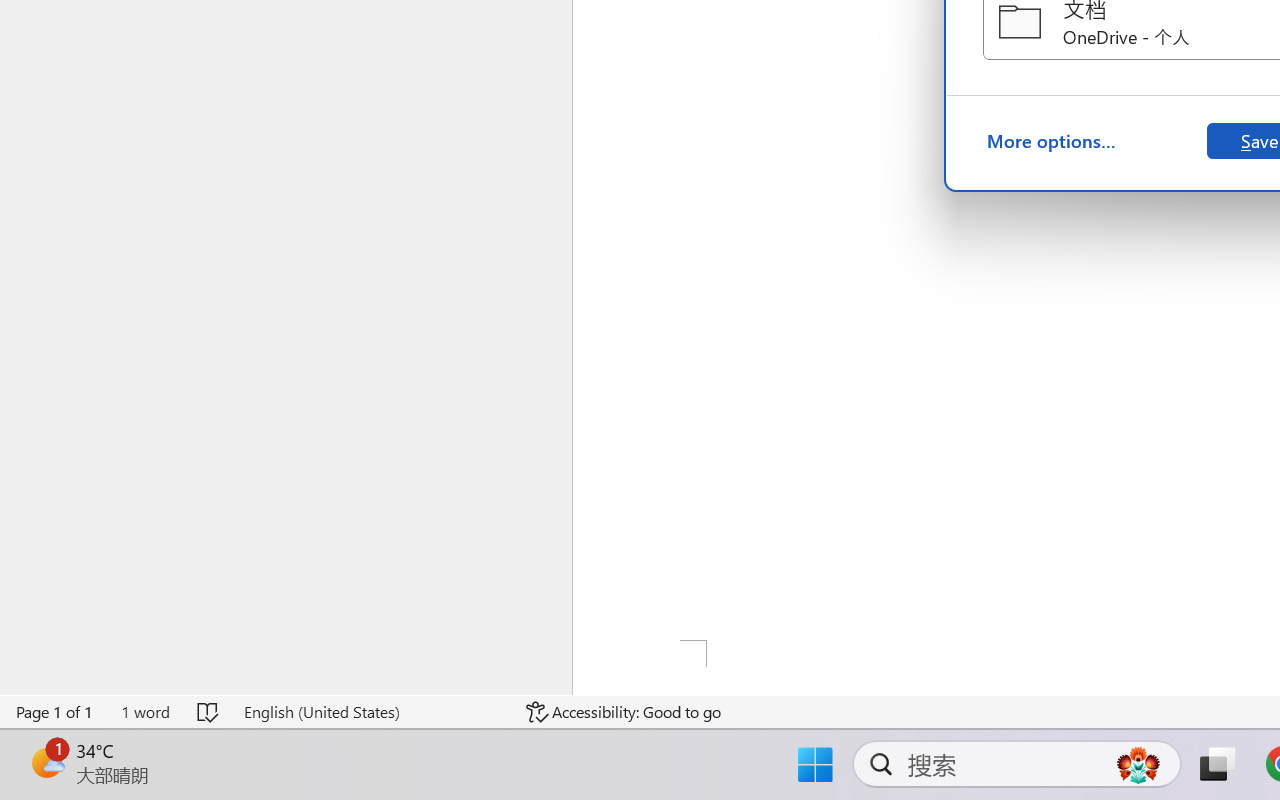 The image size is (1280, 800). I want to click on 'AutomationID: DynamicSearchBoxGleamImage', so click(1138, 764).